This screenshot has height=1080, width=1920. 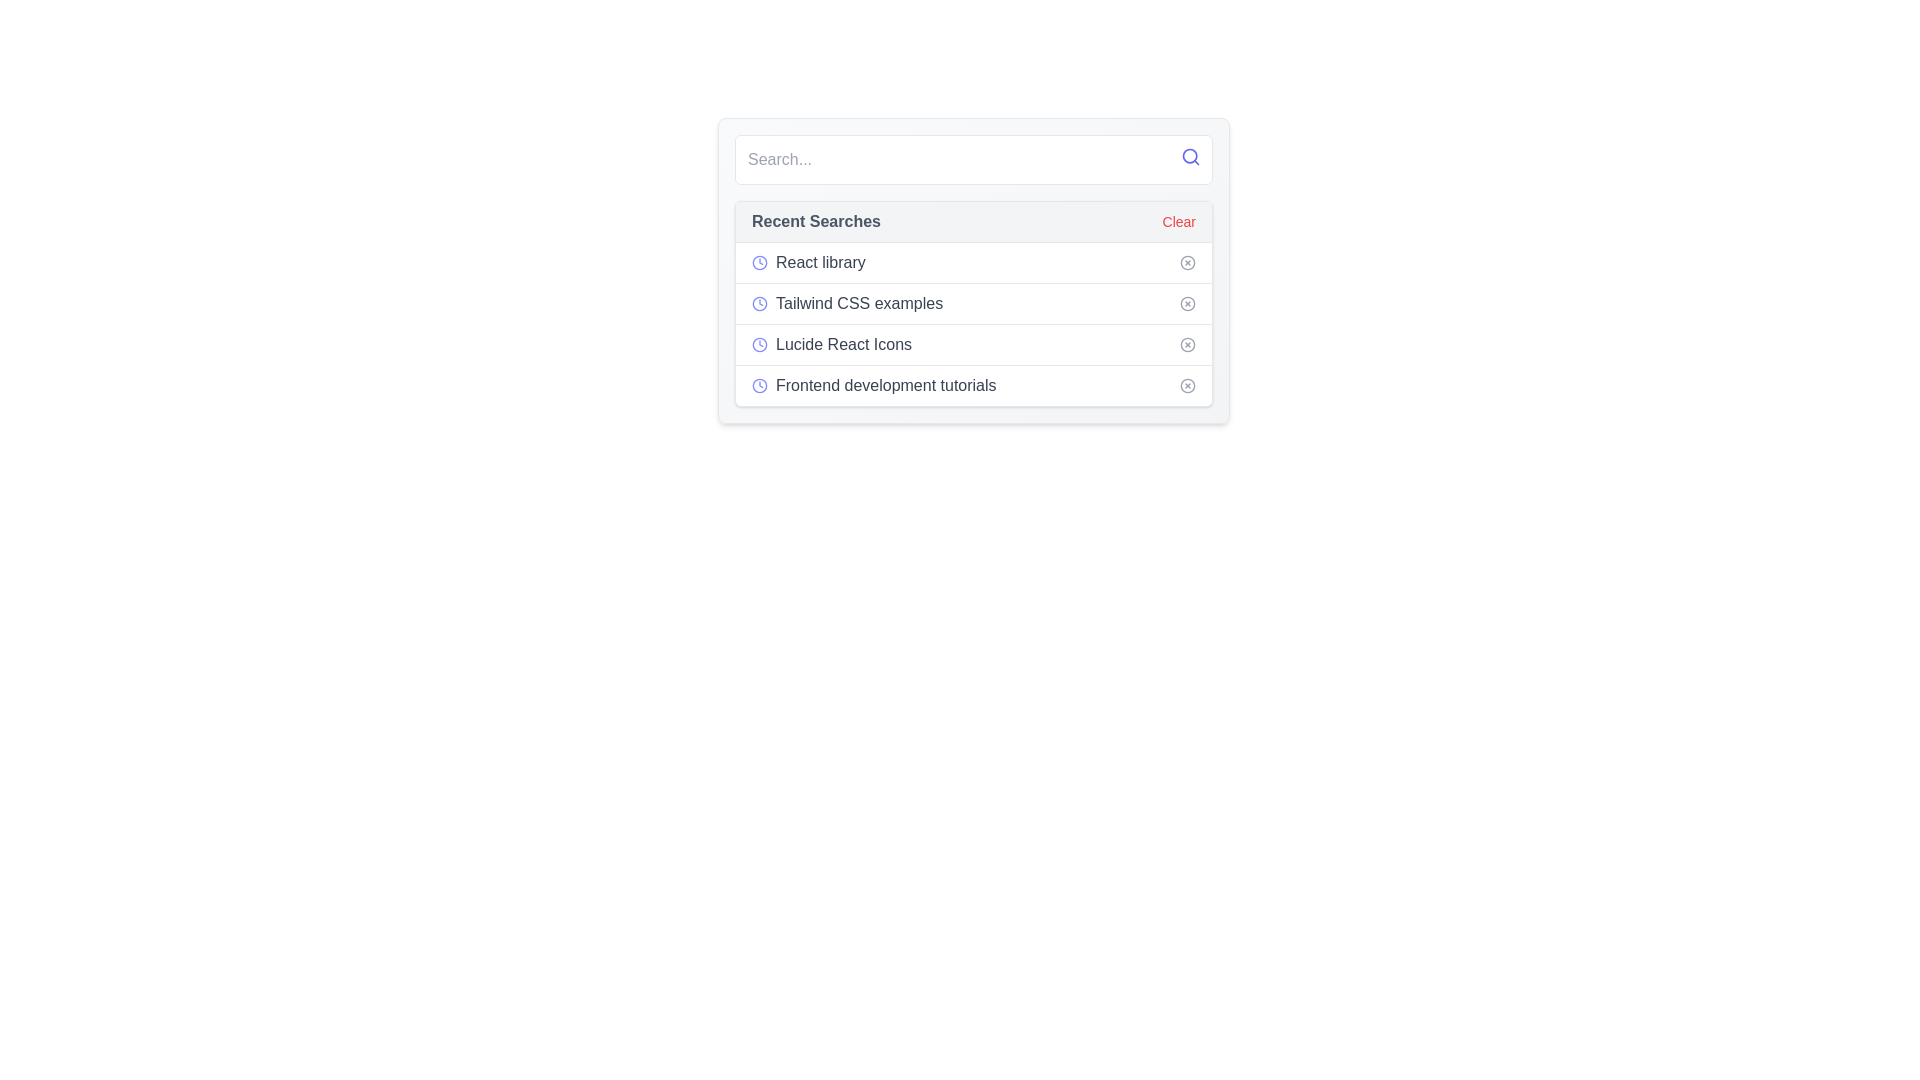 What do you see at coordinates (1188, 261) in the screenshot?
I see `the 'X' icon button at the end of the 'React library' list item` at bounding box center [1188, 261].